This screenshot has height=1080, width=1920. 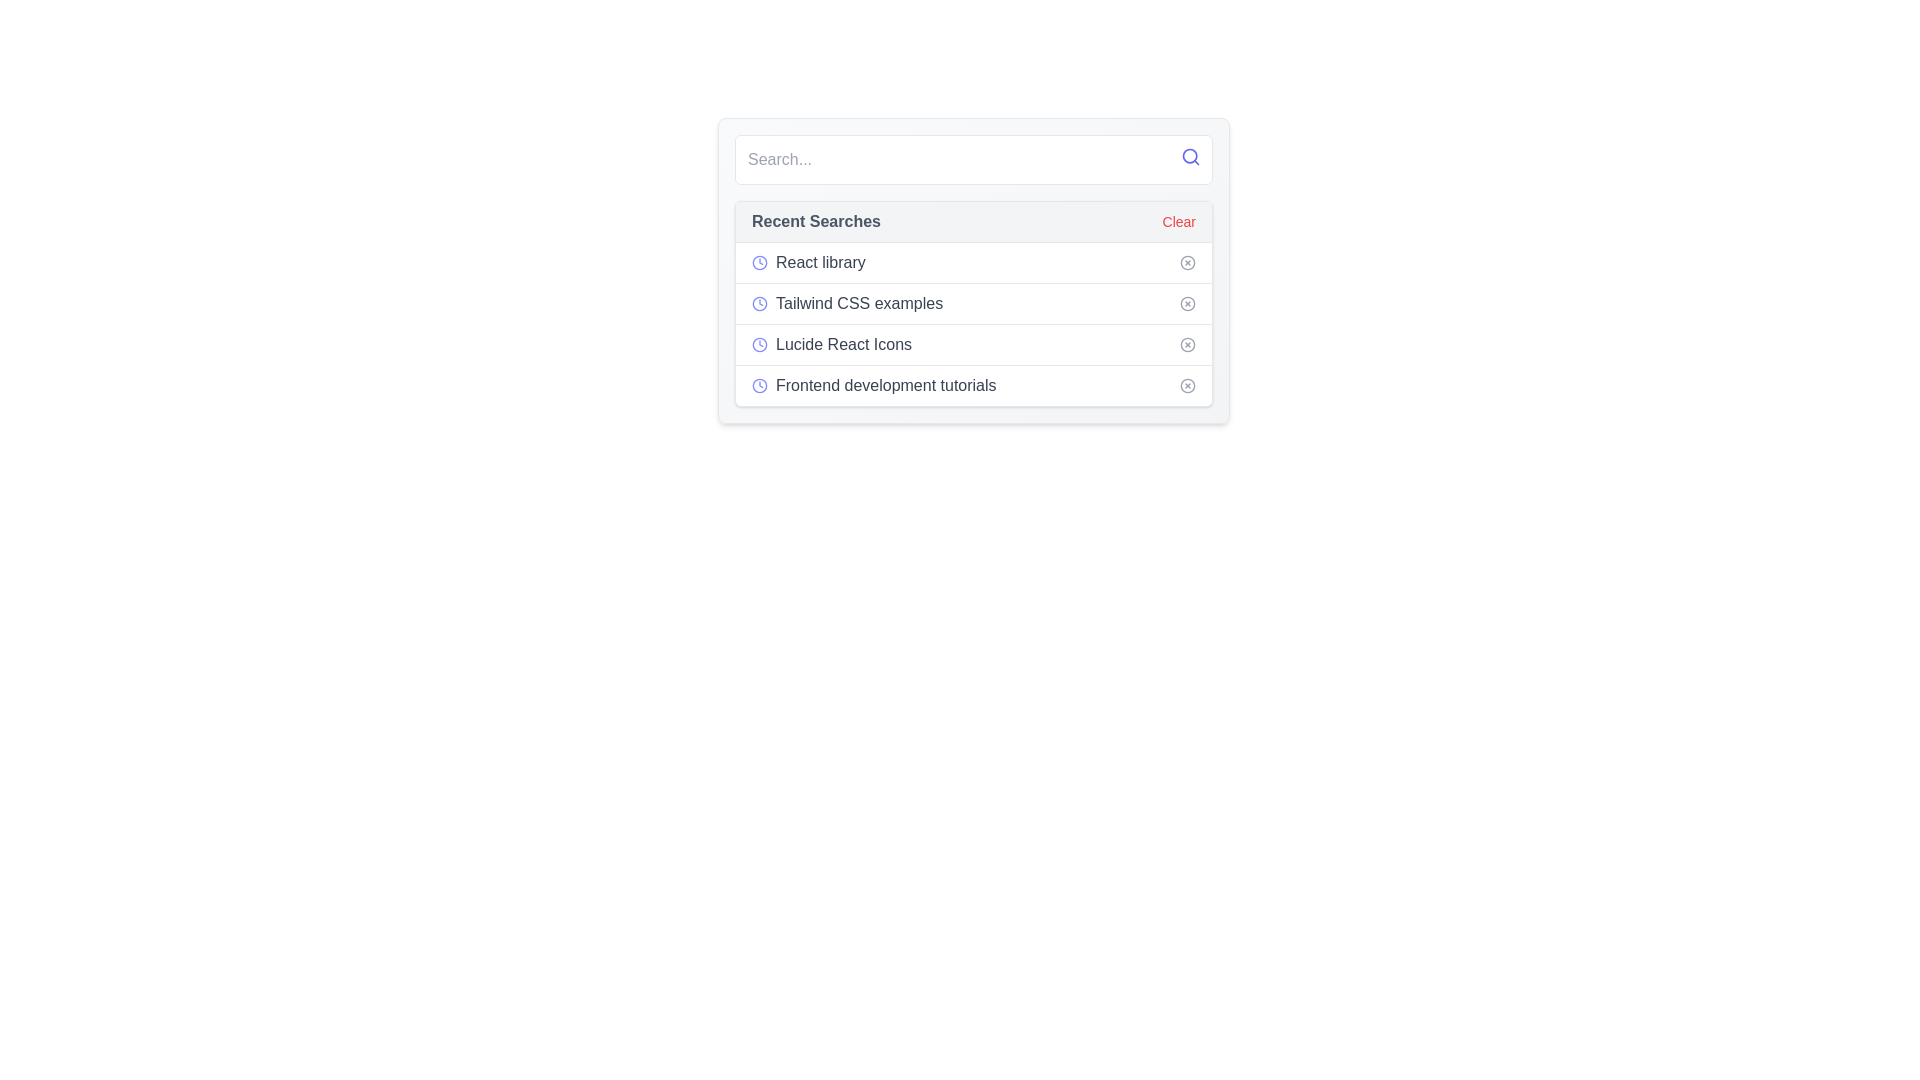 What do you see at coordinates (1188, 261) in the screenshot?
I see `the 'X' icon button at the end of the 'React library' list item` at bounding box center [1188, 261].